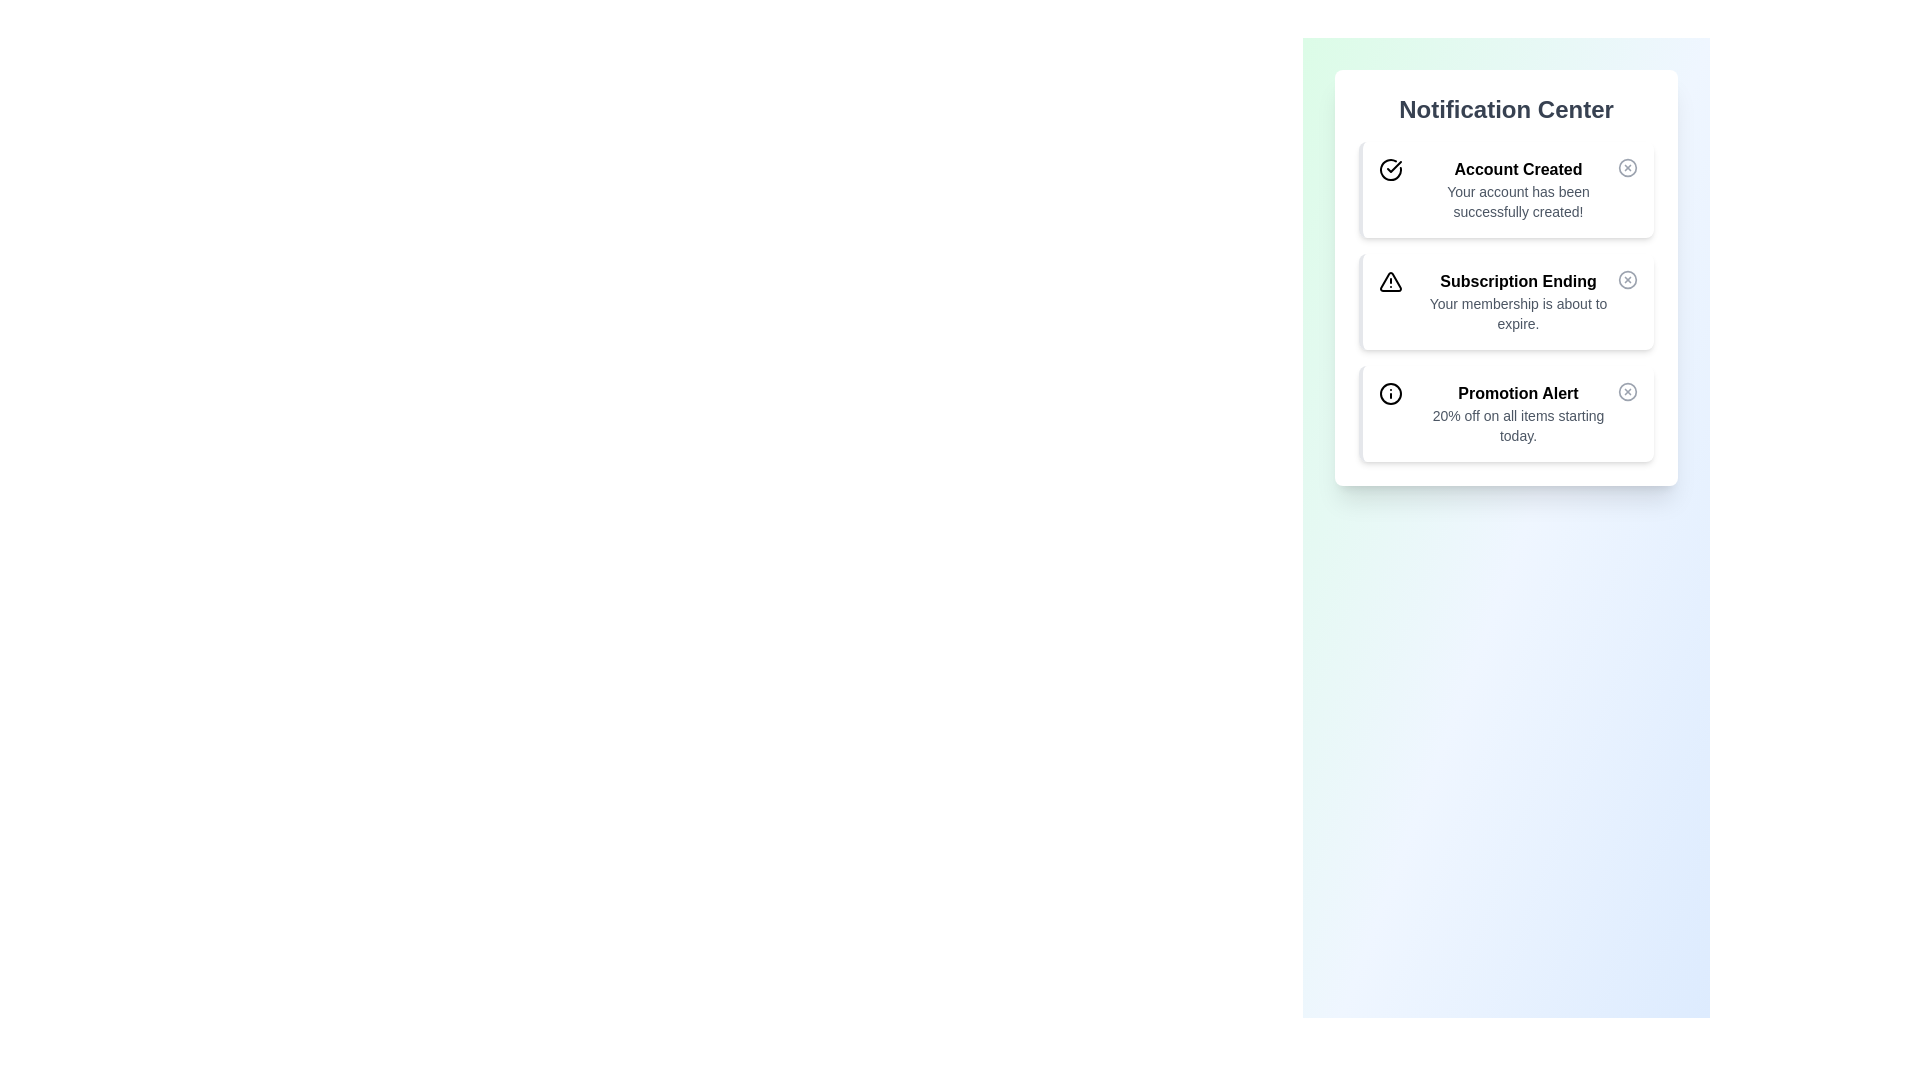  What do you see at coordinates (1518, 301) in the screenshot?
I see `the information presented in the Notification Card Text titled 'Subscription Ending' with the subtitle 'Your membership is about to expire.'` at bounding box center [1518, 301].